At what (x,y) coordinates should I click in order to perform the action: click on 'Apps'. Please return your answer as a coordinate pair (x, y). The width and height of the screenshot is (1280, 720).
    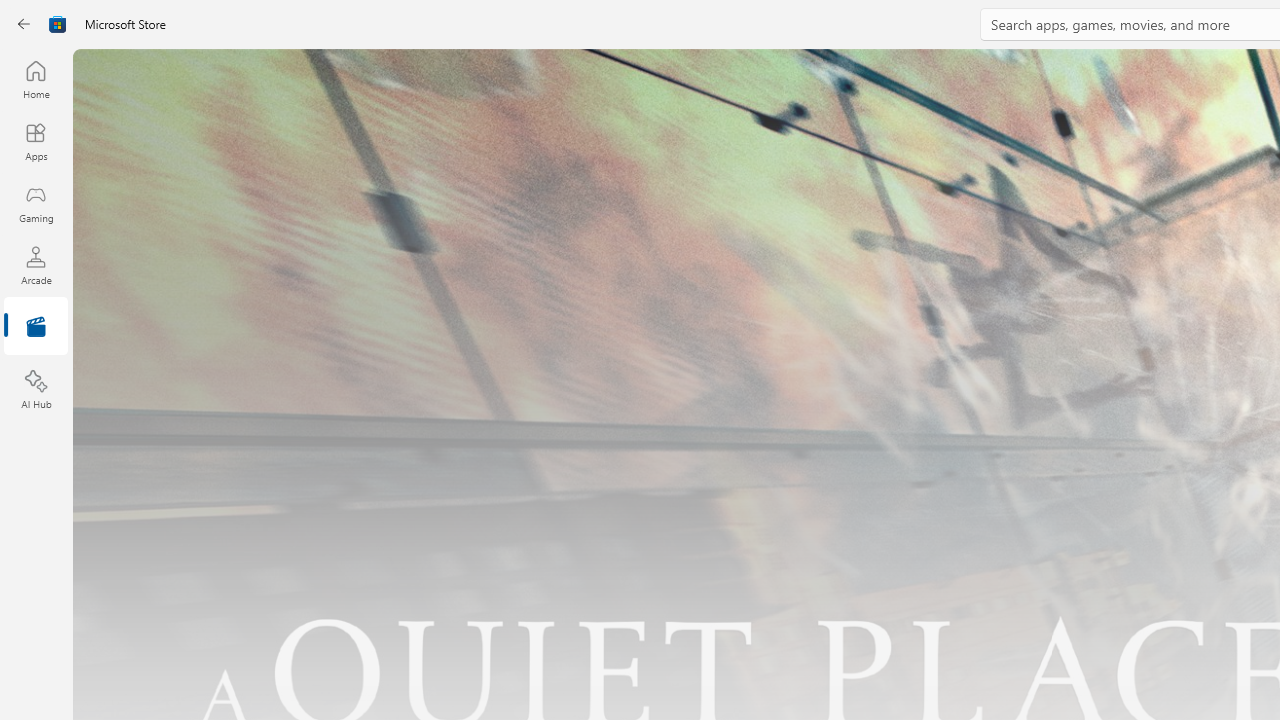
    Looking at the image, I should click on (35, 140).